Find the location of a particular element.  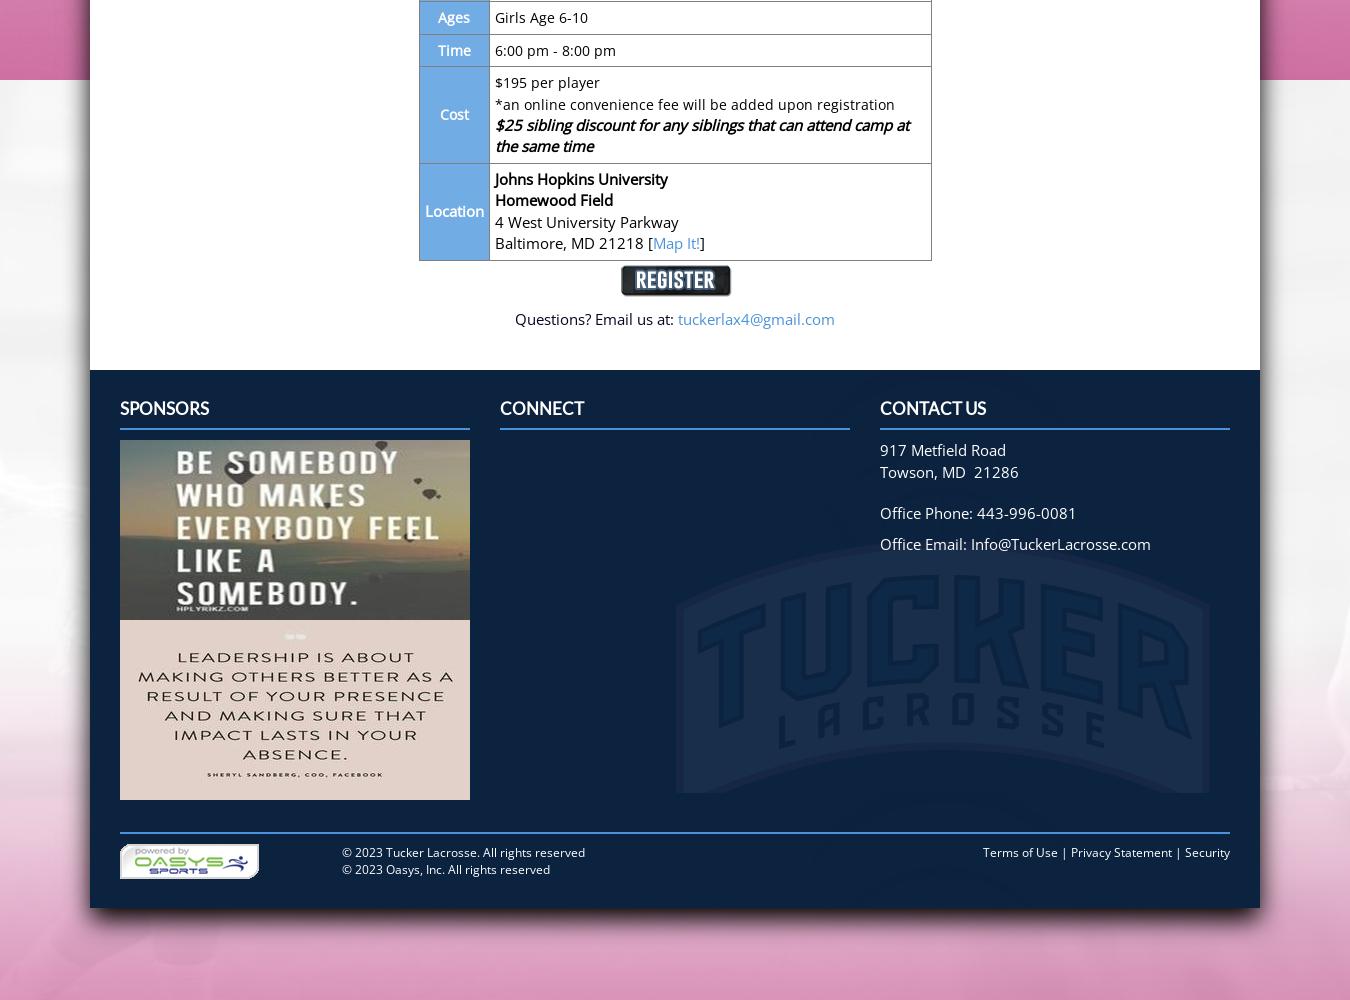

'Ages' is located at coordinates (453, 17).